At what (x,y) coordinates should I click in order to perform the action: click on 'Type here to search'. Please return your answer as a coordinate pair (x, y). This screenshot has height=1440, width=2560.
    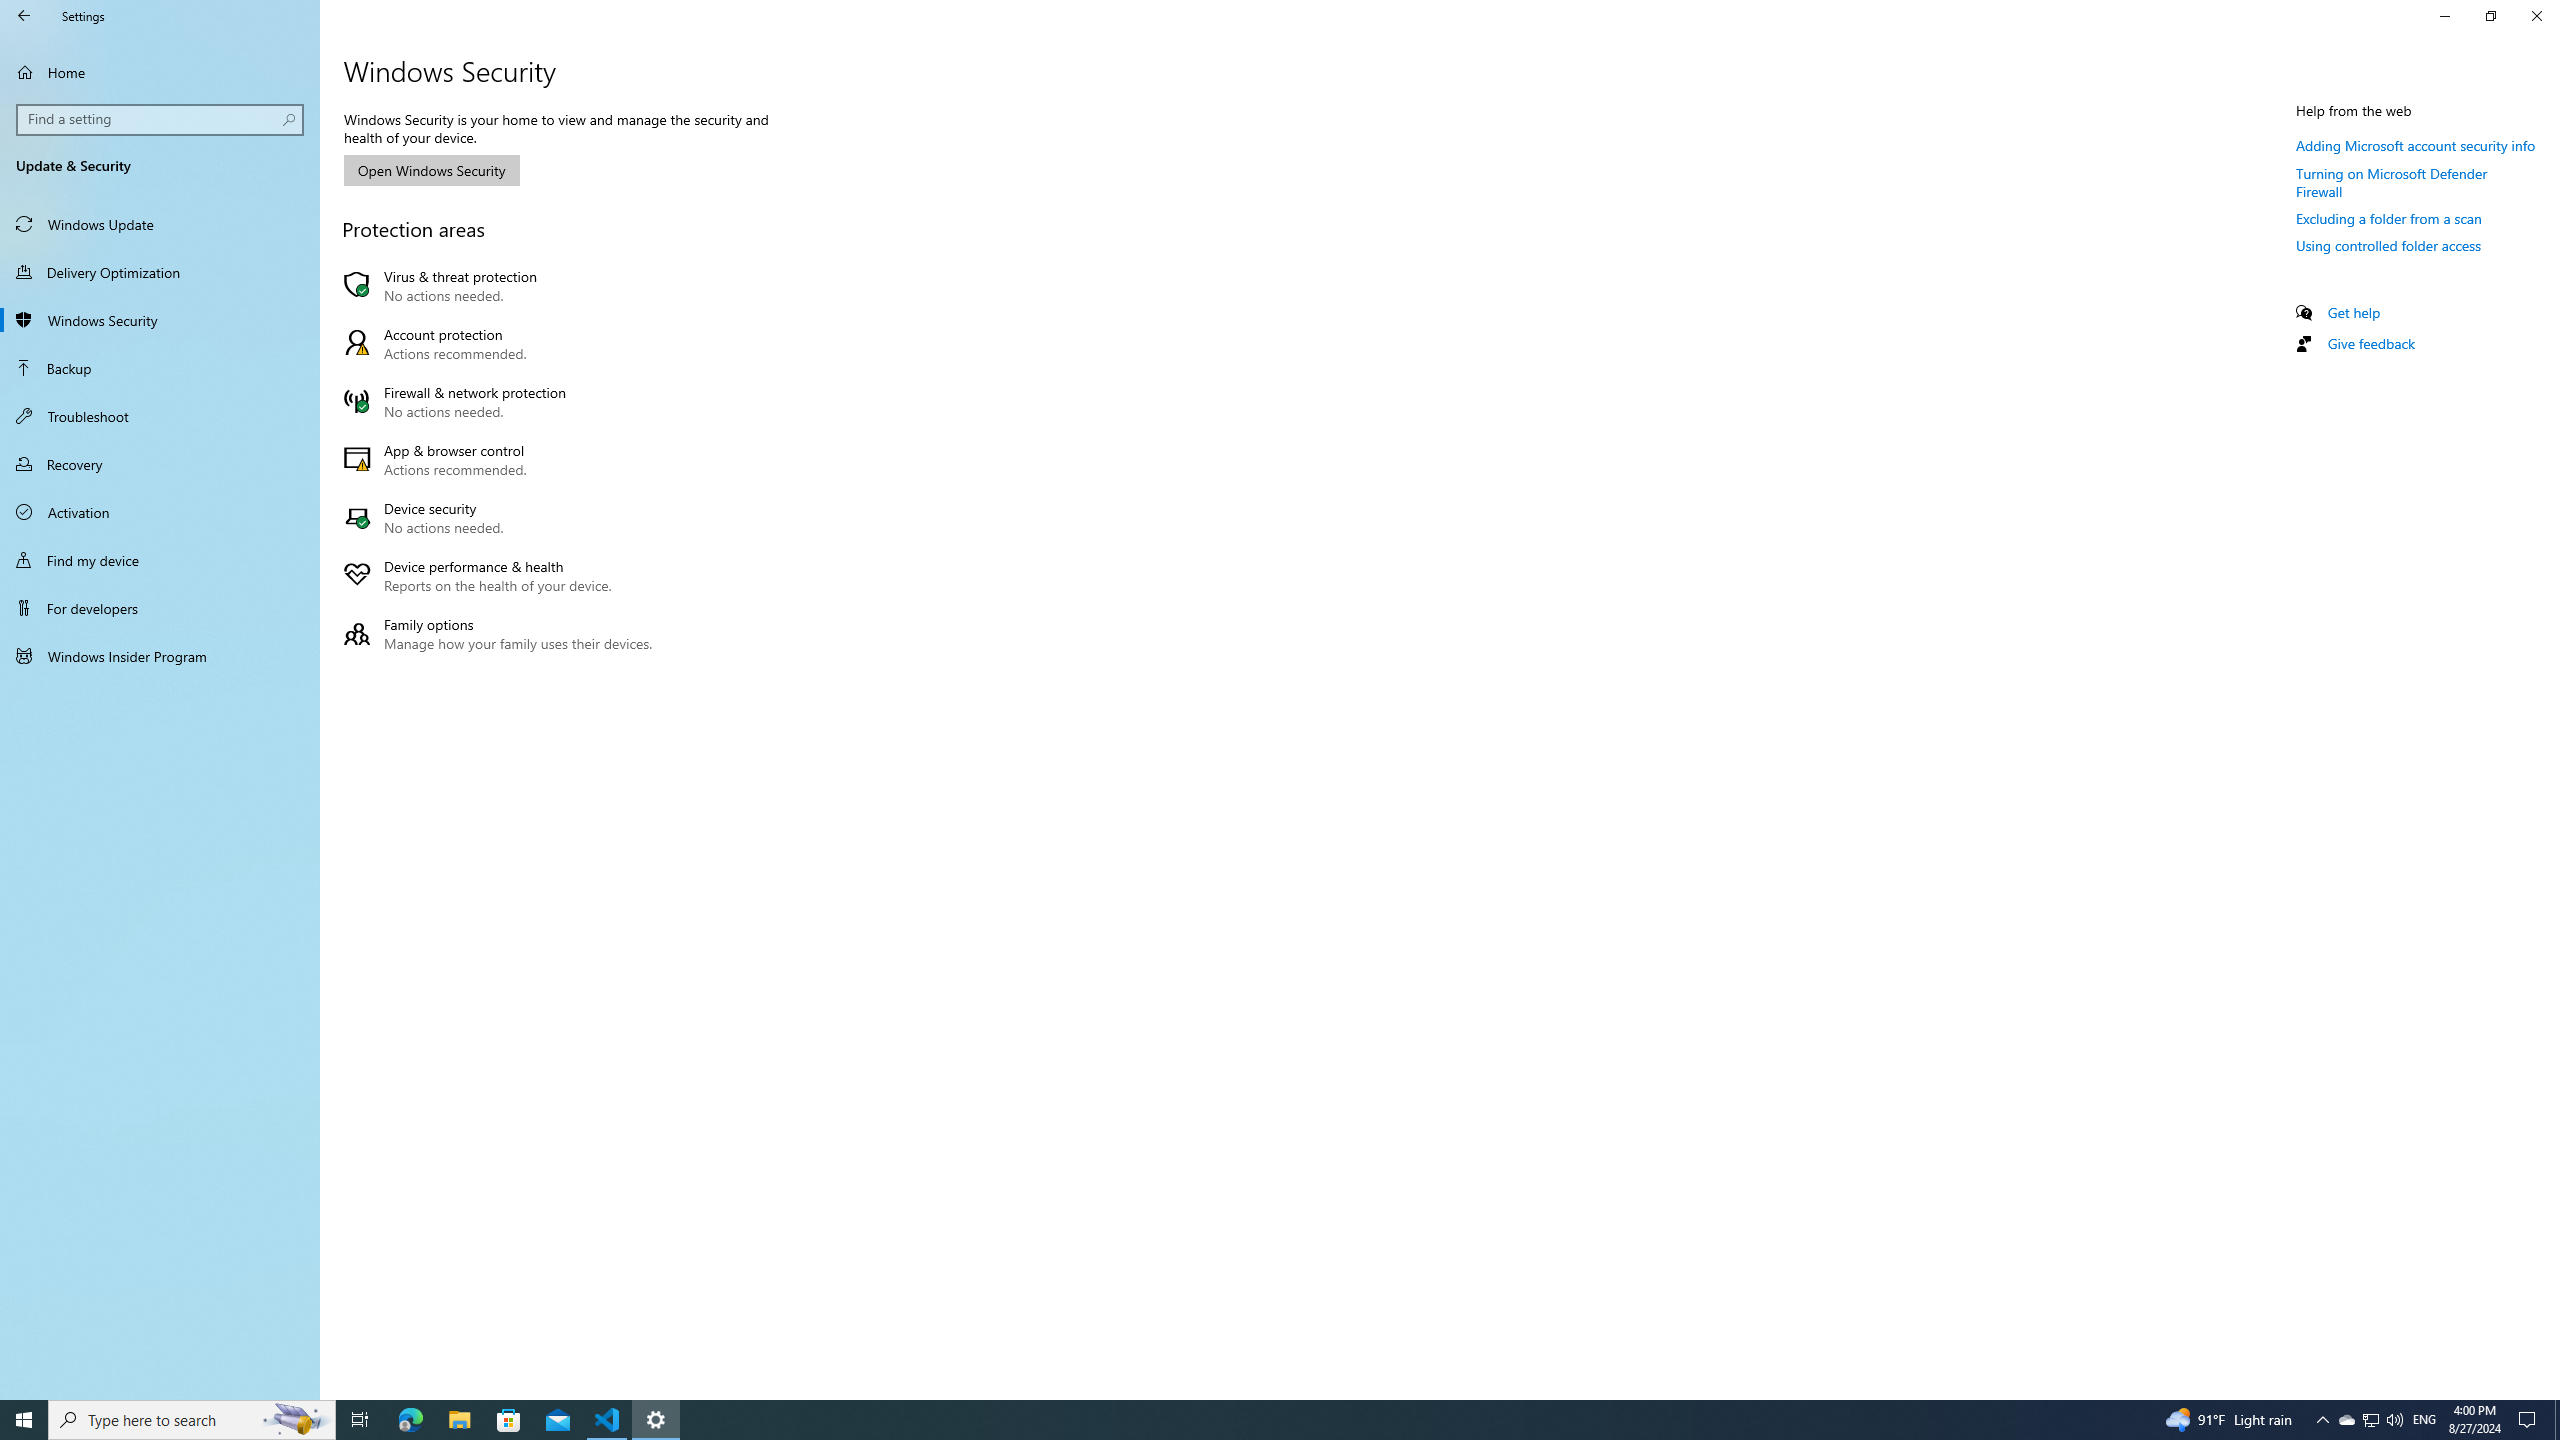
    Looking at the image, I should click on (191, 1418).